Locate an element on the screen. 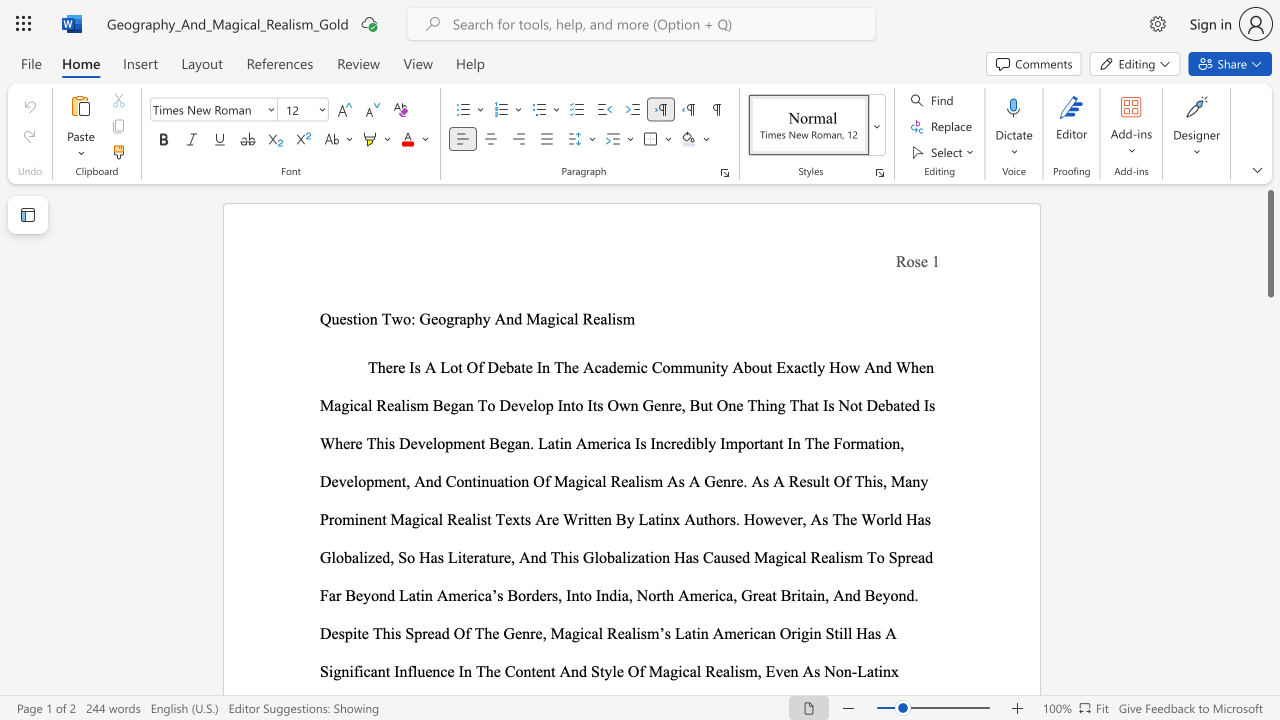  the scrollbar on the right to move the page downward is located at coordinates (1269, 508).